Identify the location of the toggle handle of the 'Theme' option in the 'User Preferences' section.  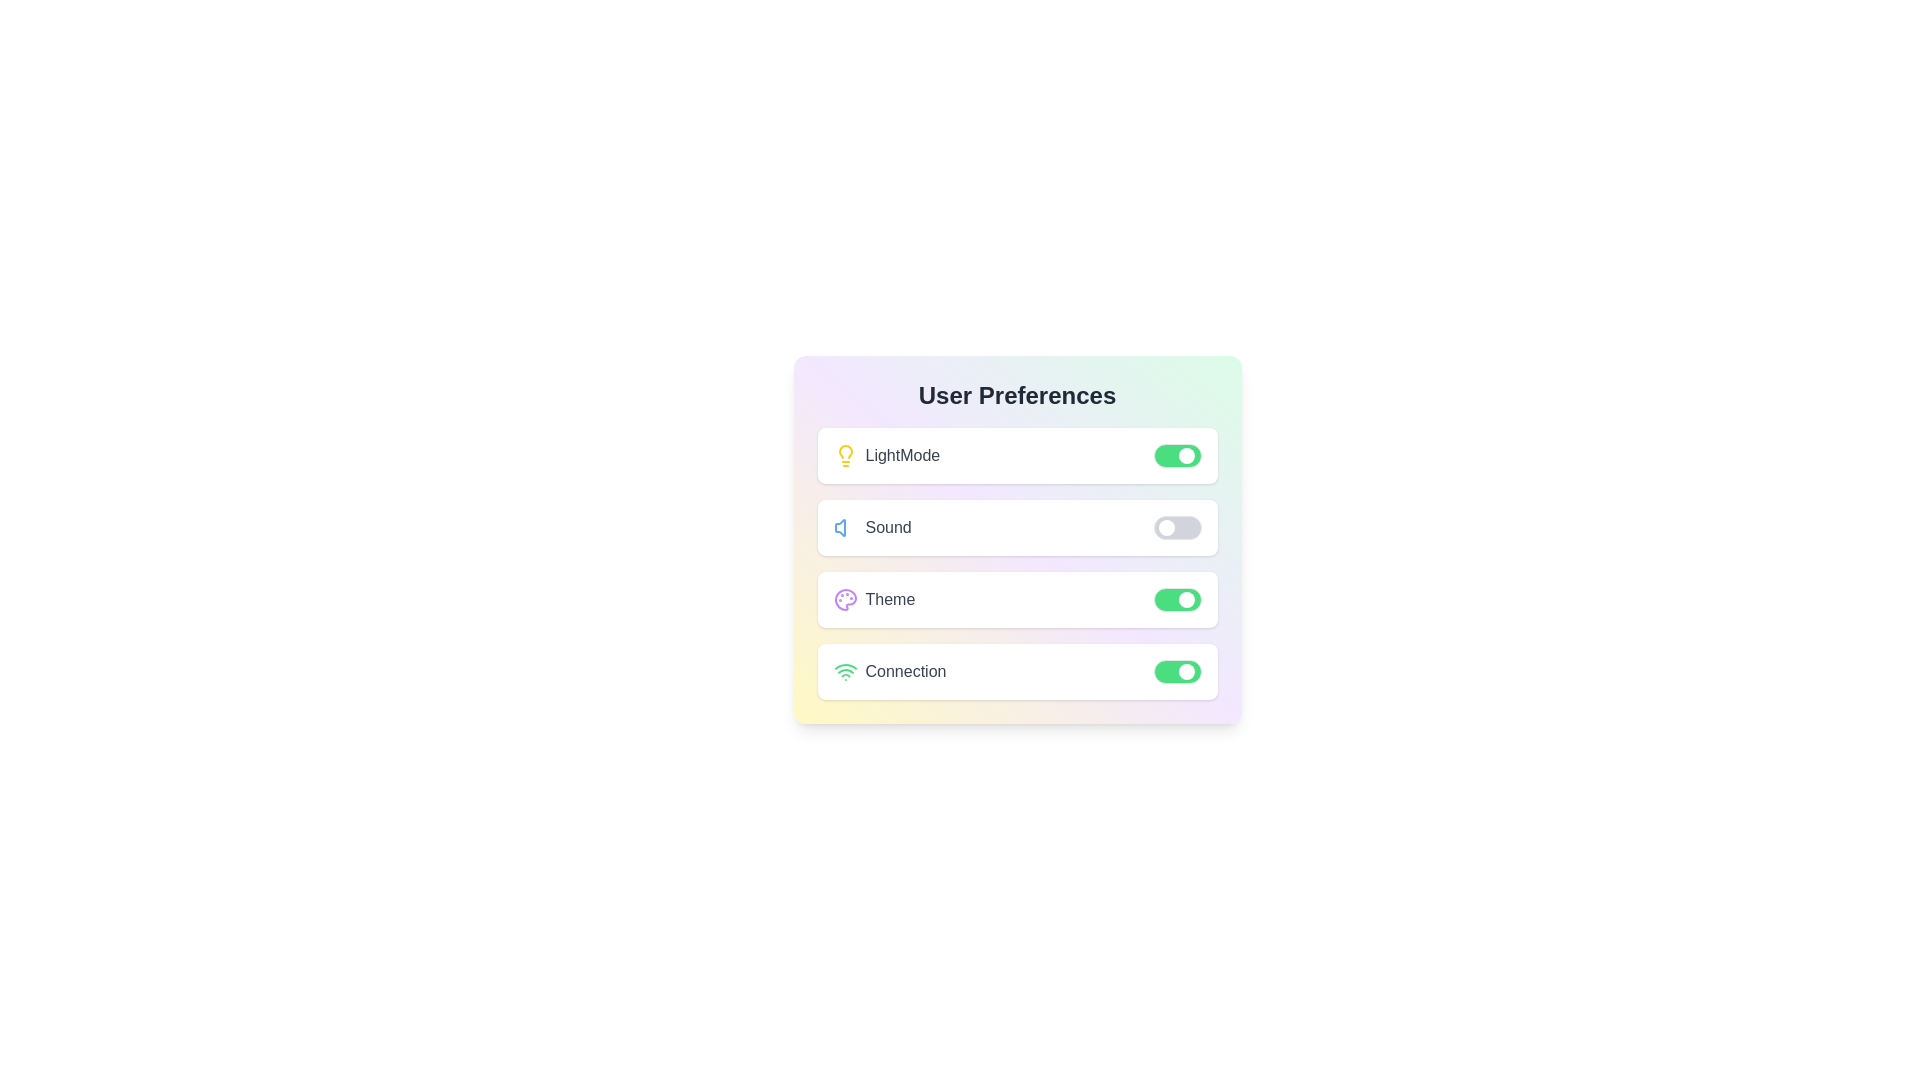
(1186, 599).